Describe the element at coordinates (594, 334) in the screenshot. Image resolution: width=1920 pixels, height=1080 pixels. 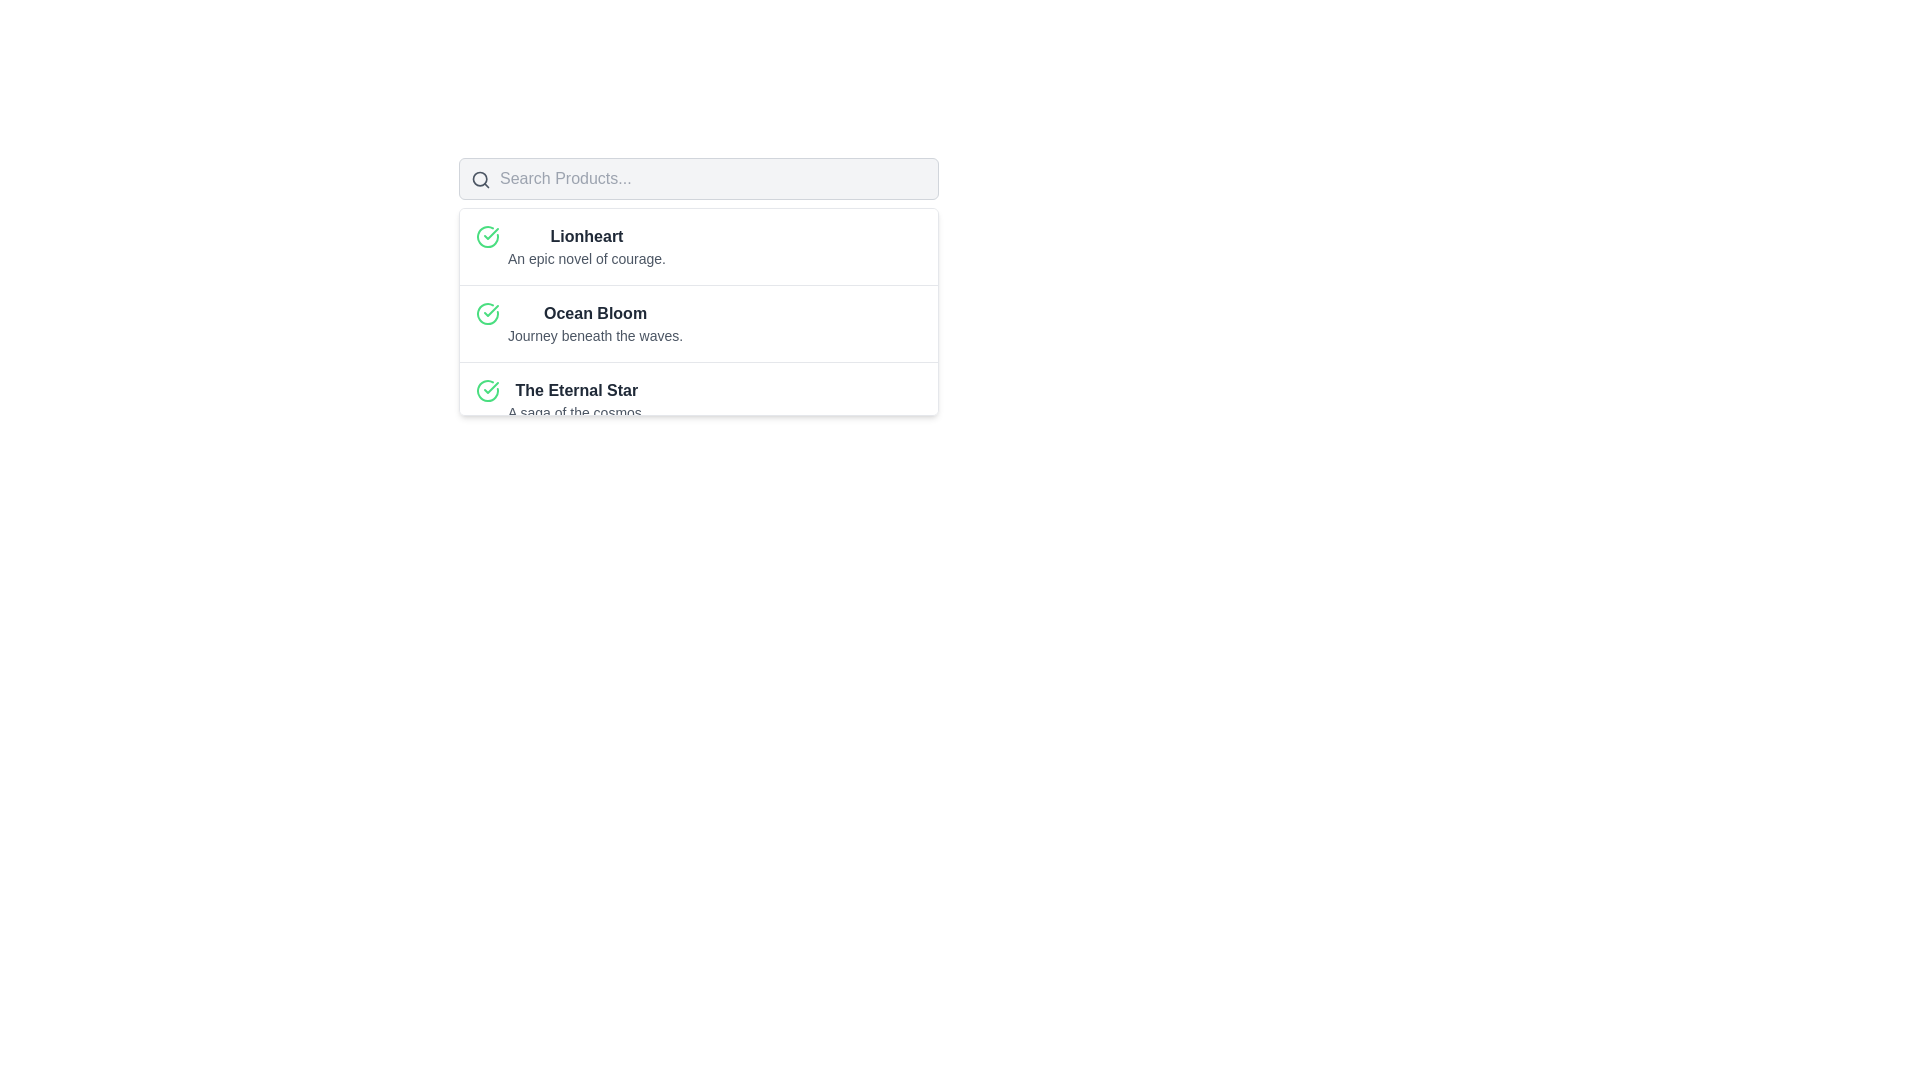
I see `the static text label that provides supplementary context for the 'Ocean Bloom' item, specifically displaying the text 'Journey beneath the waves.'` at that location.